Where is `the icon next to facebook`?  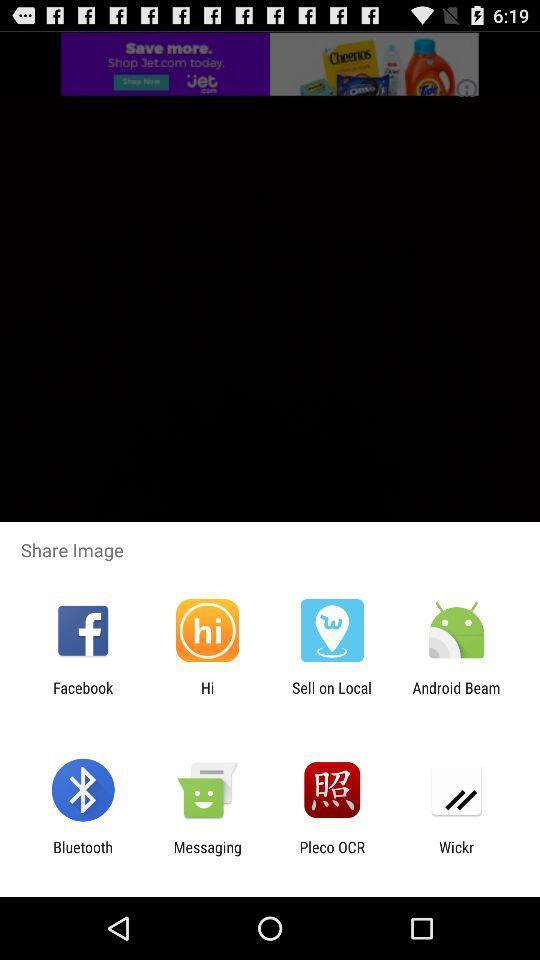
the icon next to facebook is located at coordinates (206, 696).